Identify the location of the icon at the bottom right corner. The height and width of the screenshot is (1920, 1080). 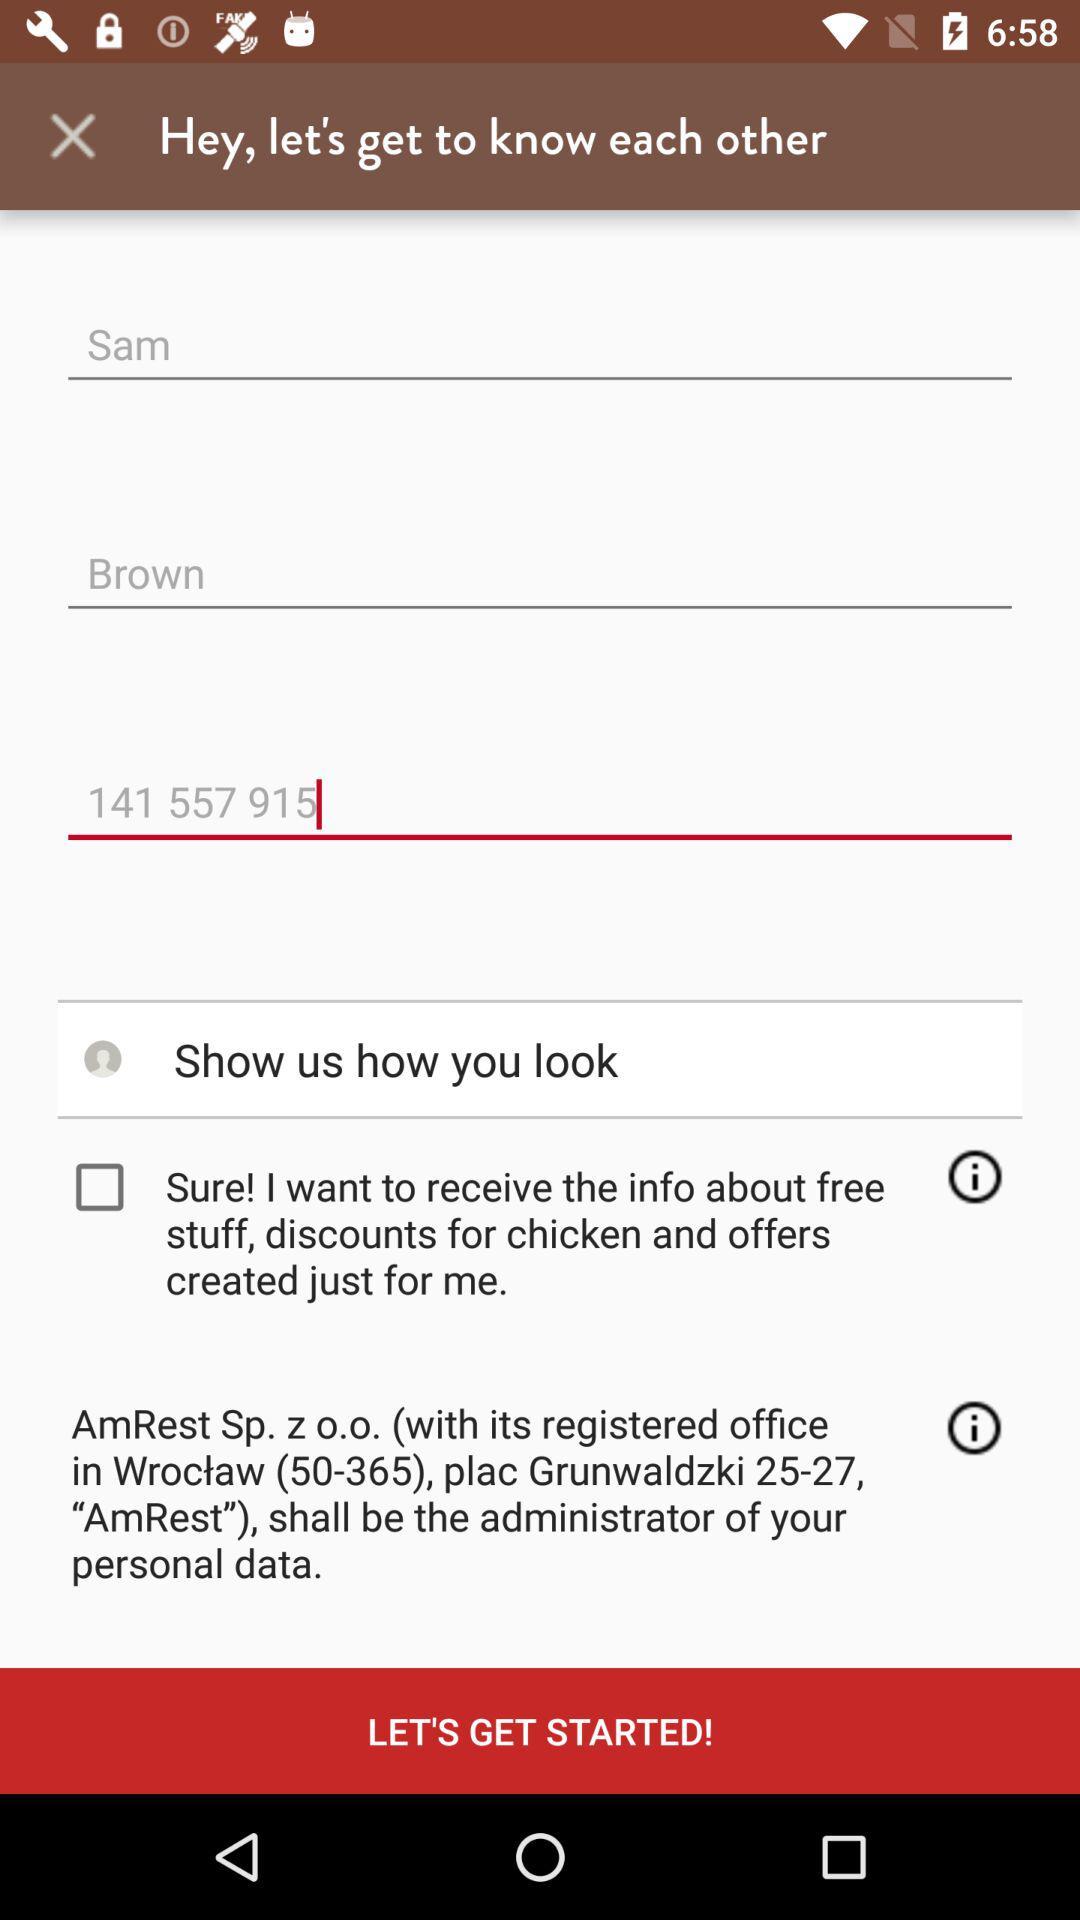
(973, 1427).